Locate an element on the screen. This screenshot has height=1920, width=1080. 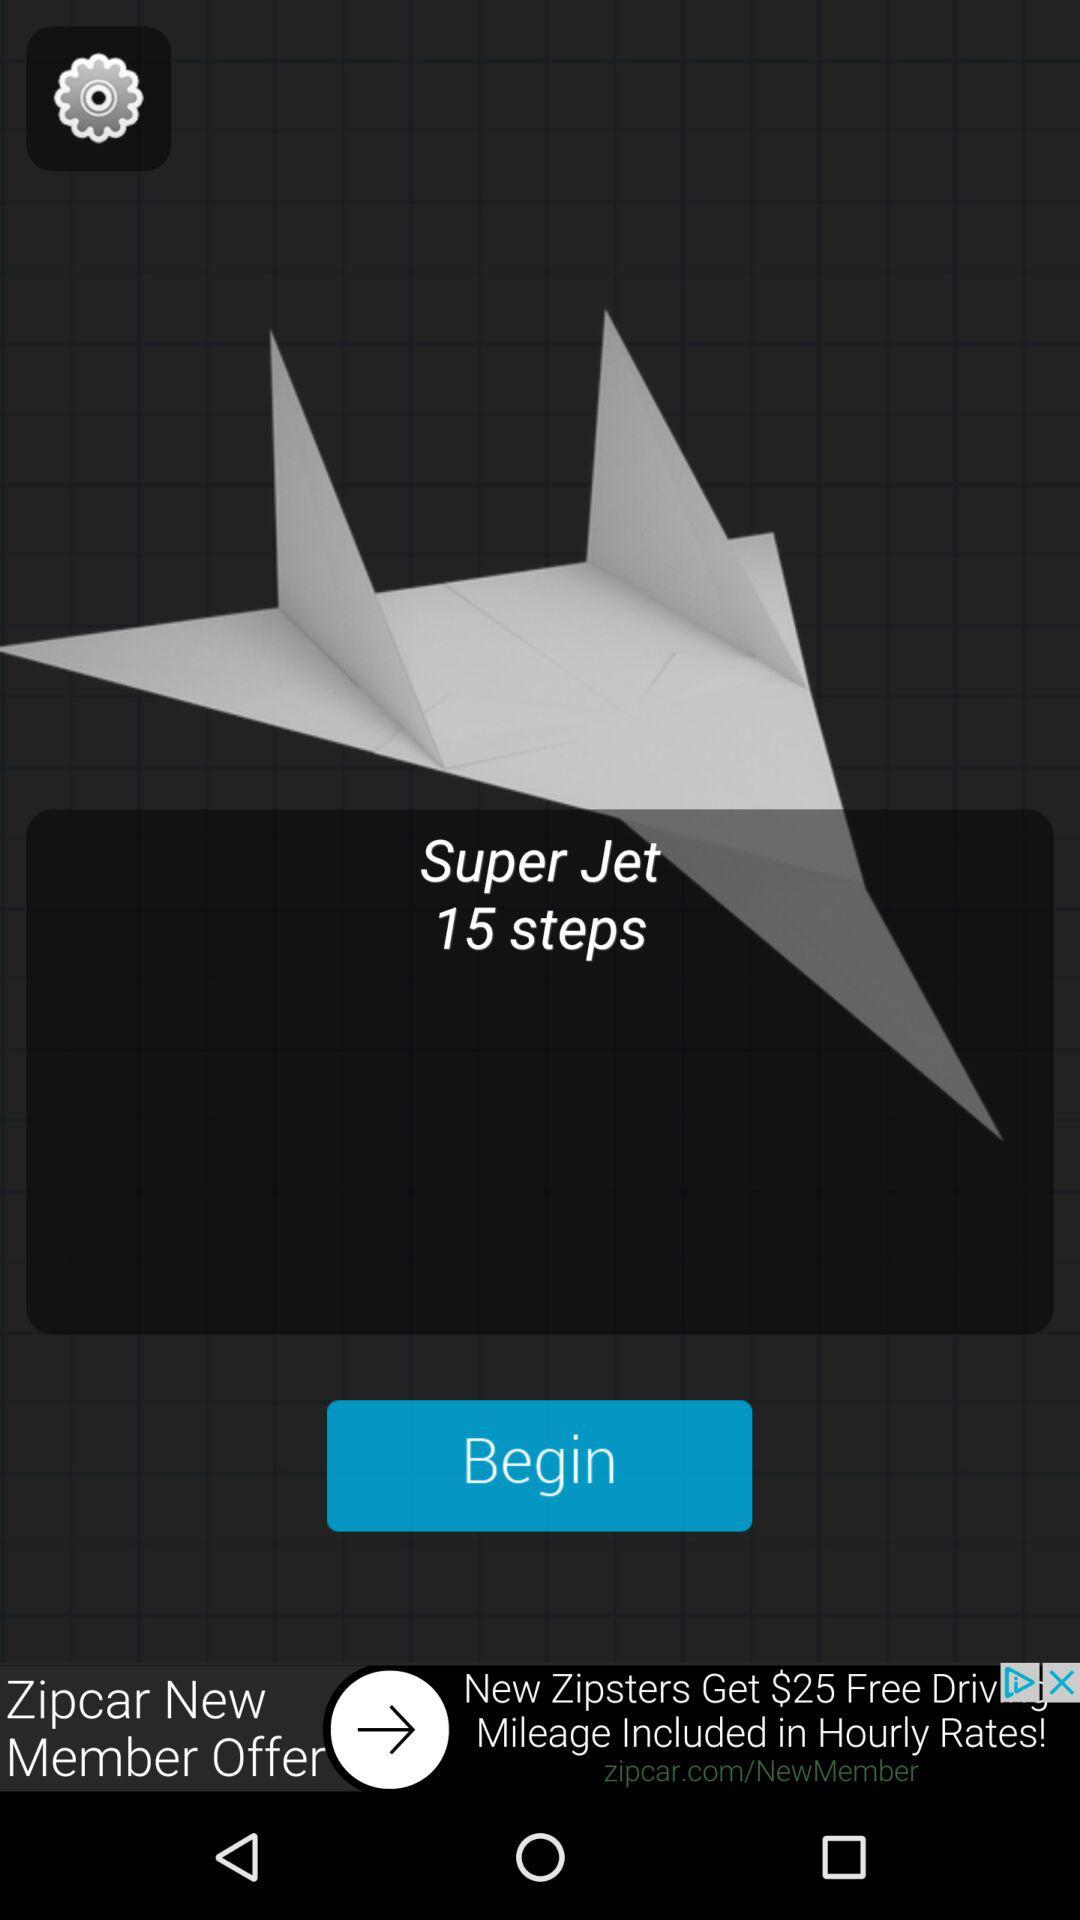
the settings icon is located at coordinates (98, 104).